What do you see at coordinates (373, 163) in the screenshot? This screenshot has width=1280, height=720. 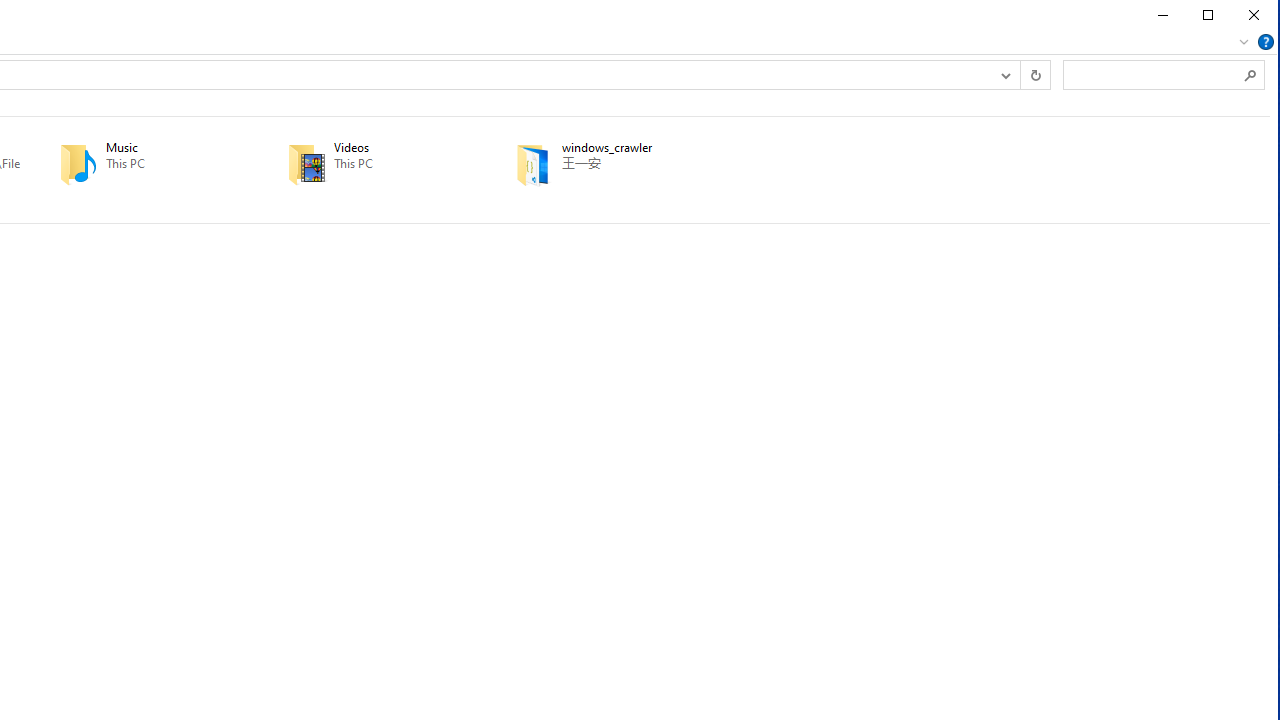 I see `'Videos'` at bounding box center [373, 163].